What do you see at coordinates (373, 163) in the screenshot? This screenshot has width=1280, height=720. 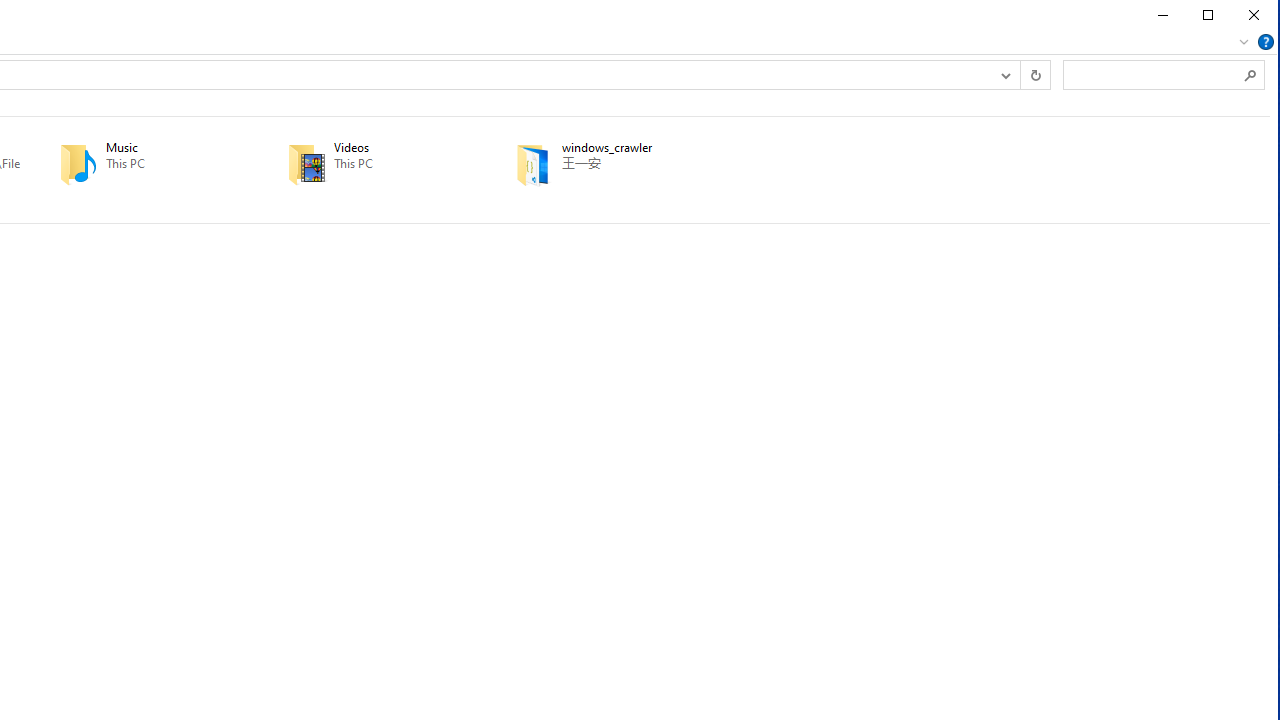 I see `'Videos'` at bounding box center [373, 163].